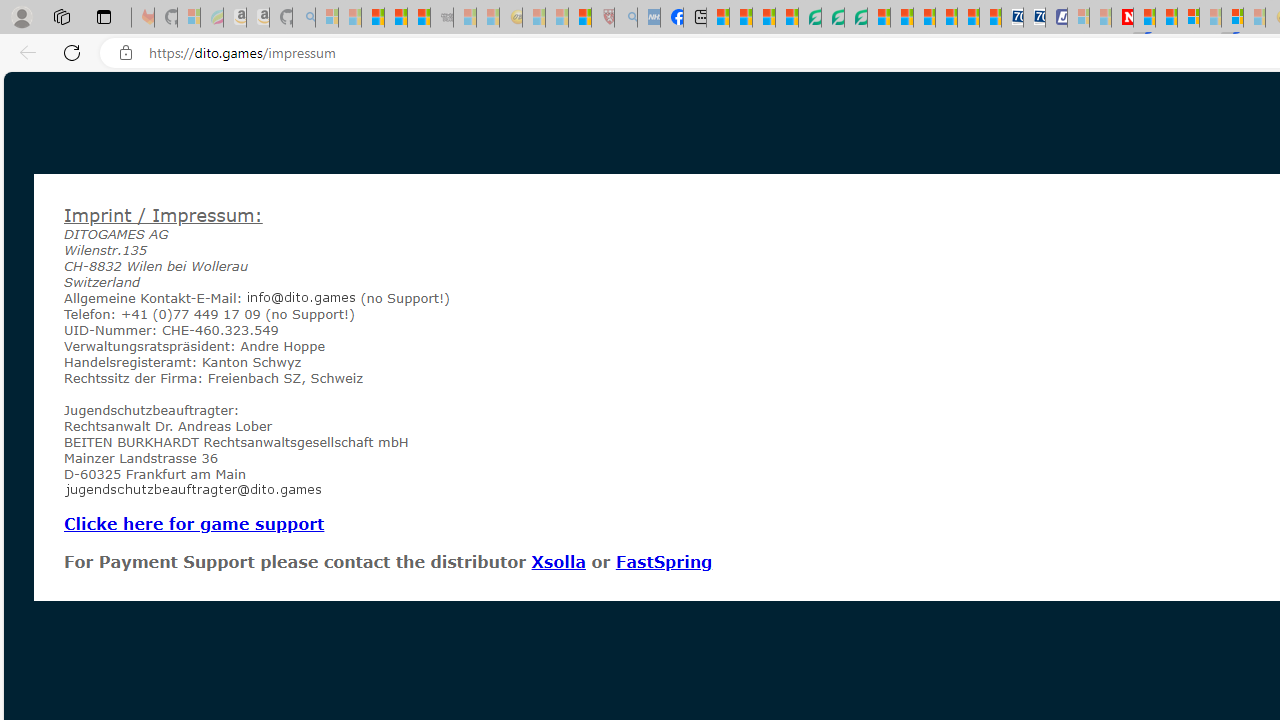 This screenshot has height=720, width=1280. I want to click on 'Local - MSN', so click(579, 17).